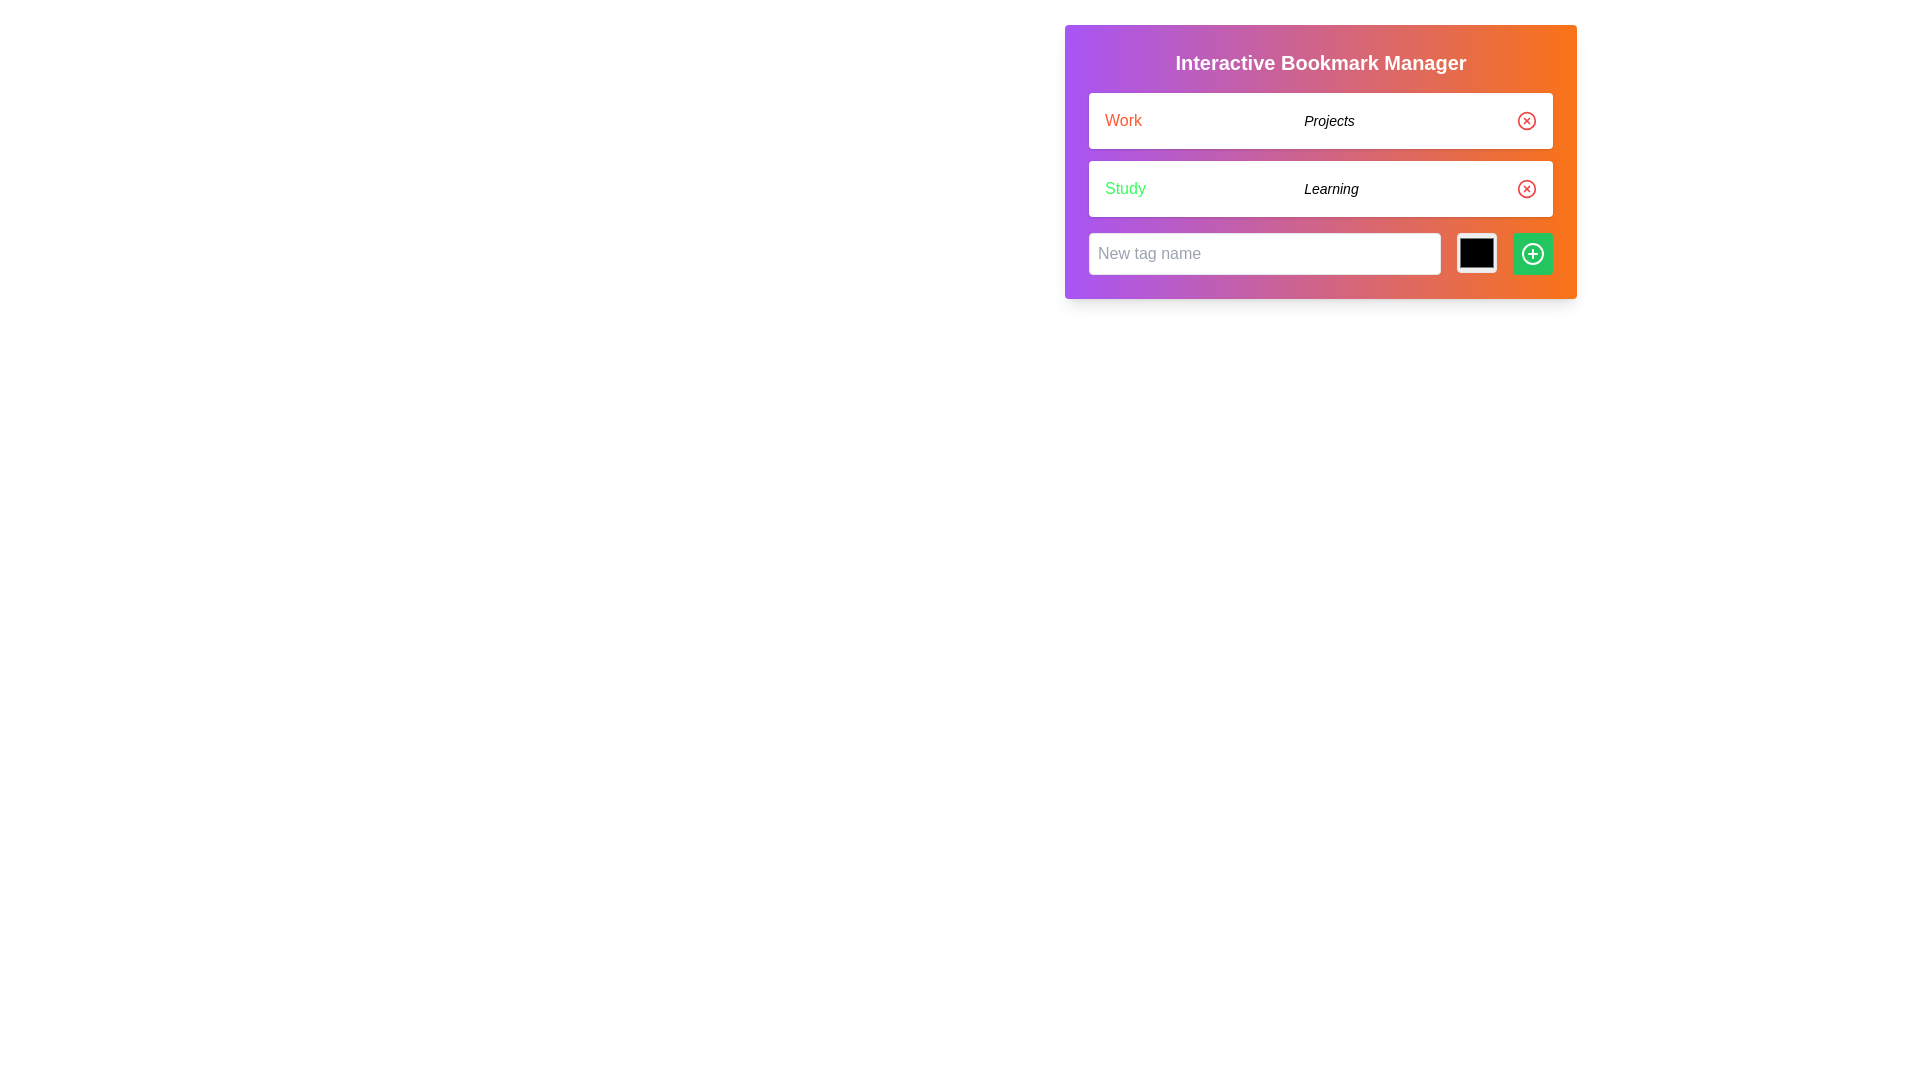 Image resolution: width=1920 pixels, height=1080 pixels. I want to click on the circular plus sign element outlined within the 'Add' button area located on the right side of the application panel, so click(1531, 253).